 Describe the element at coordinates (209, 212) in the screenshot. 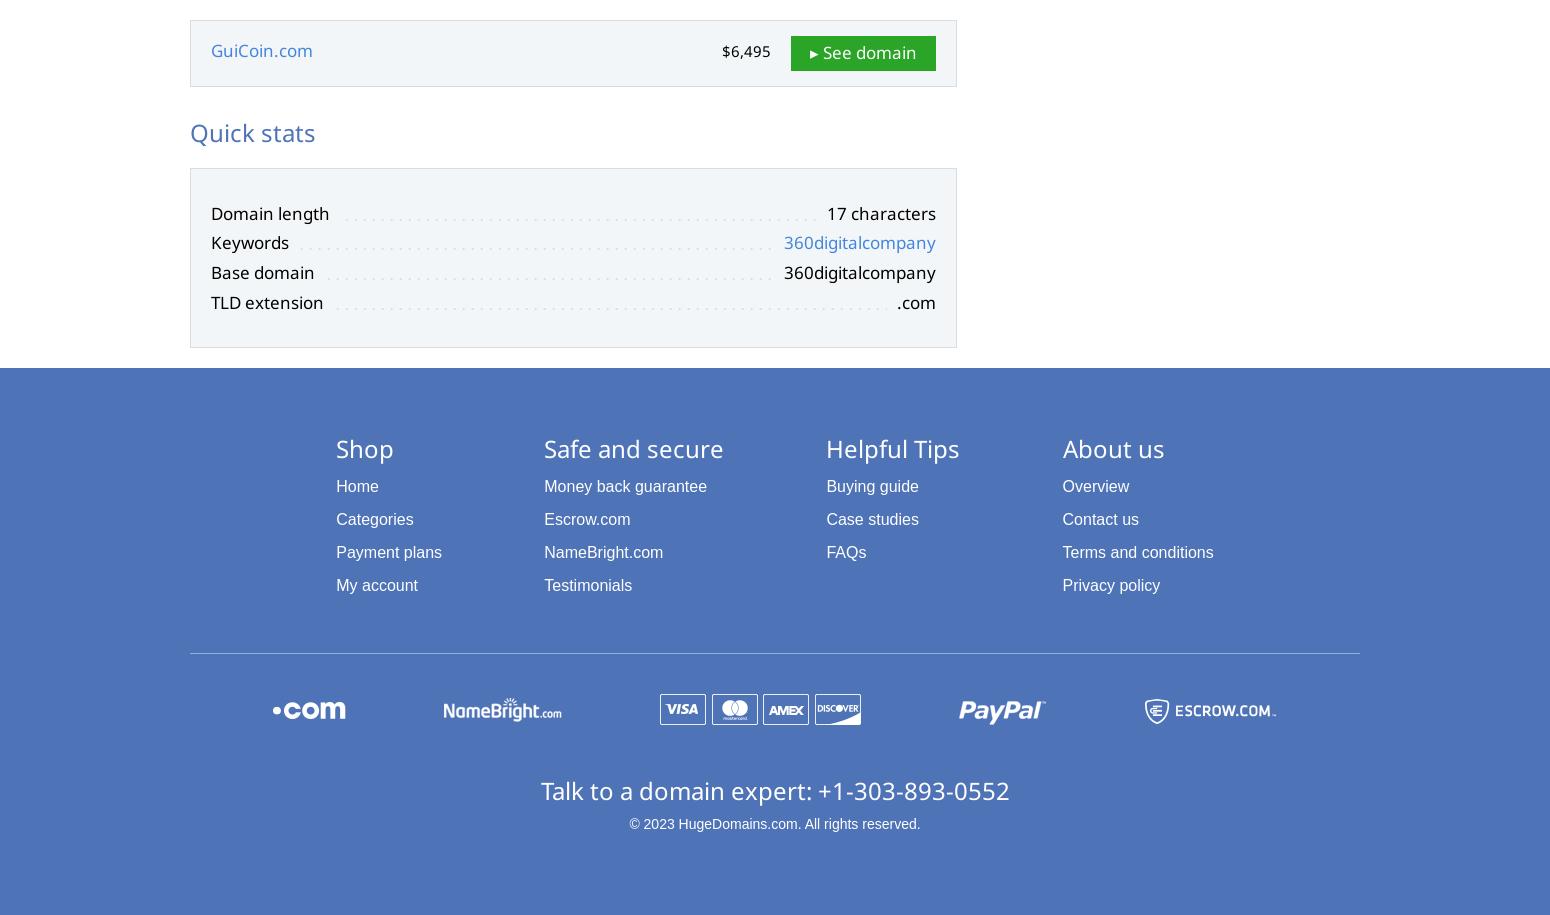

I see `'Domain length'` at that location.